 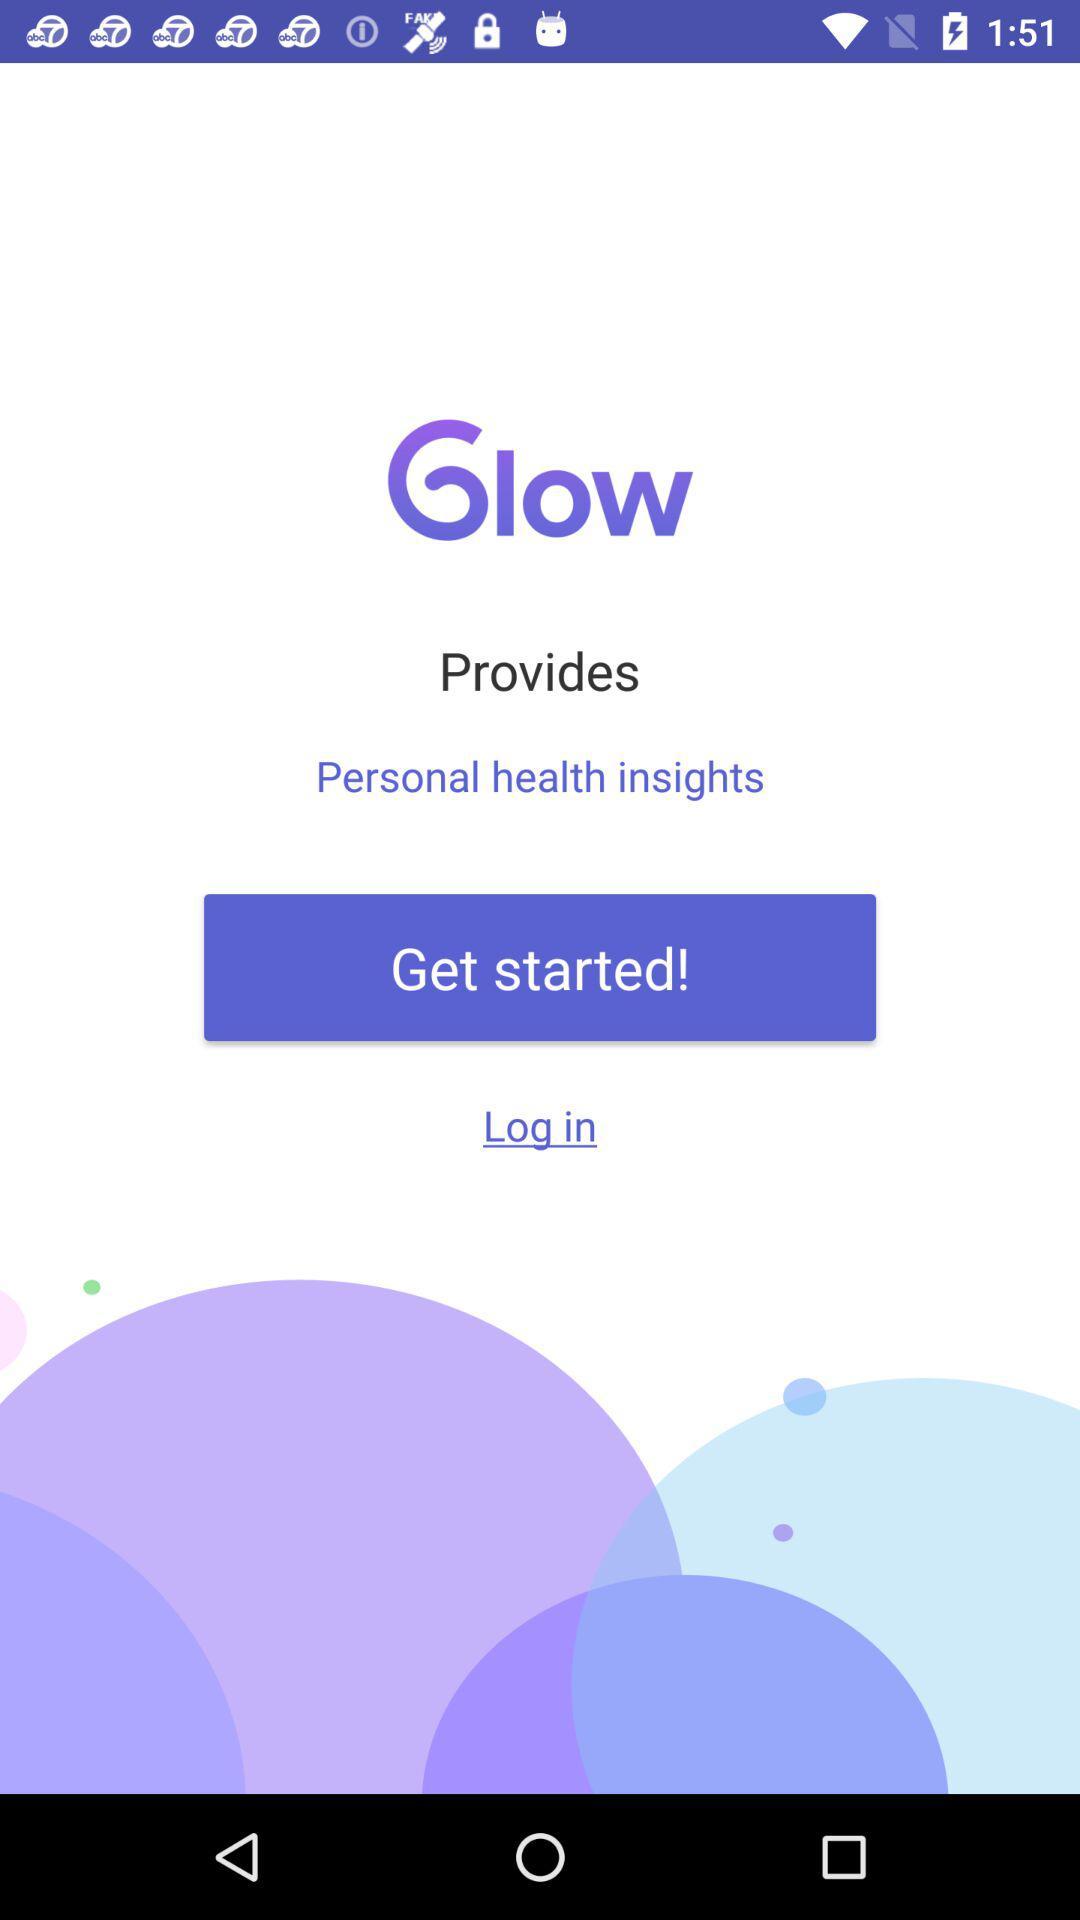 What do you see at coordinates (540, 967) in the screenshot?
I see `the item above log in` at bounding box center [540, 967].